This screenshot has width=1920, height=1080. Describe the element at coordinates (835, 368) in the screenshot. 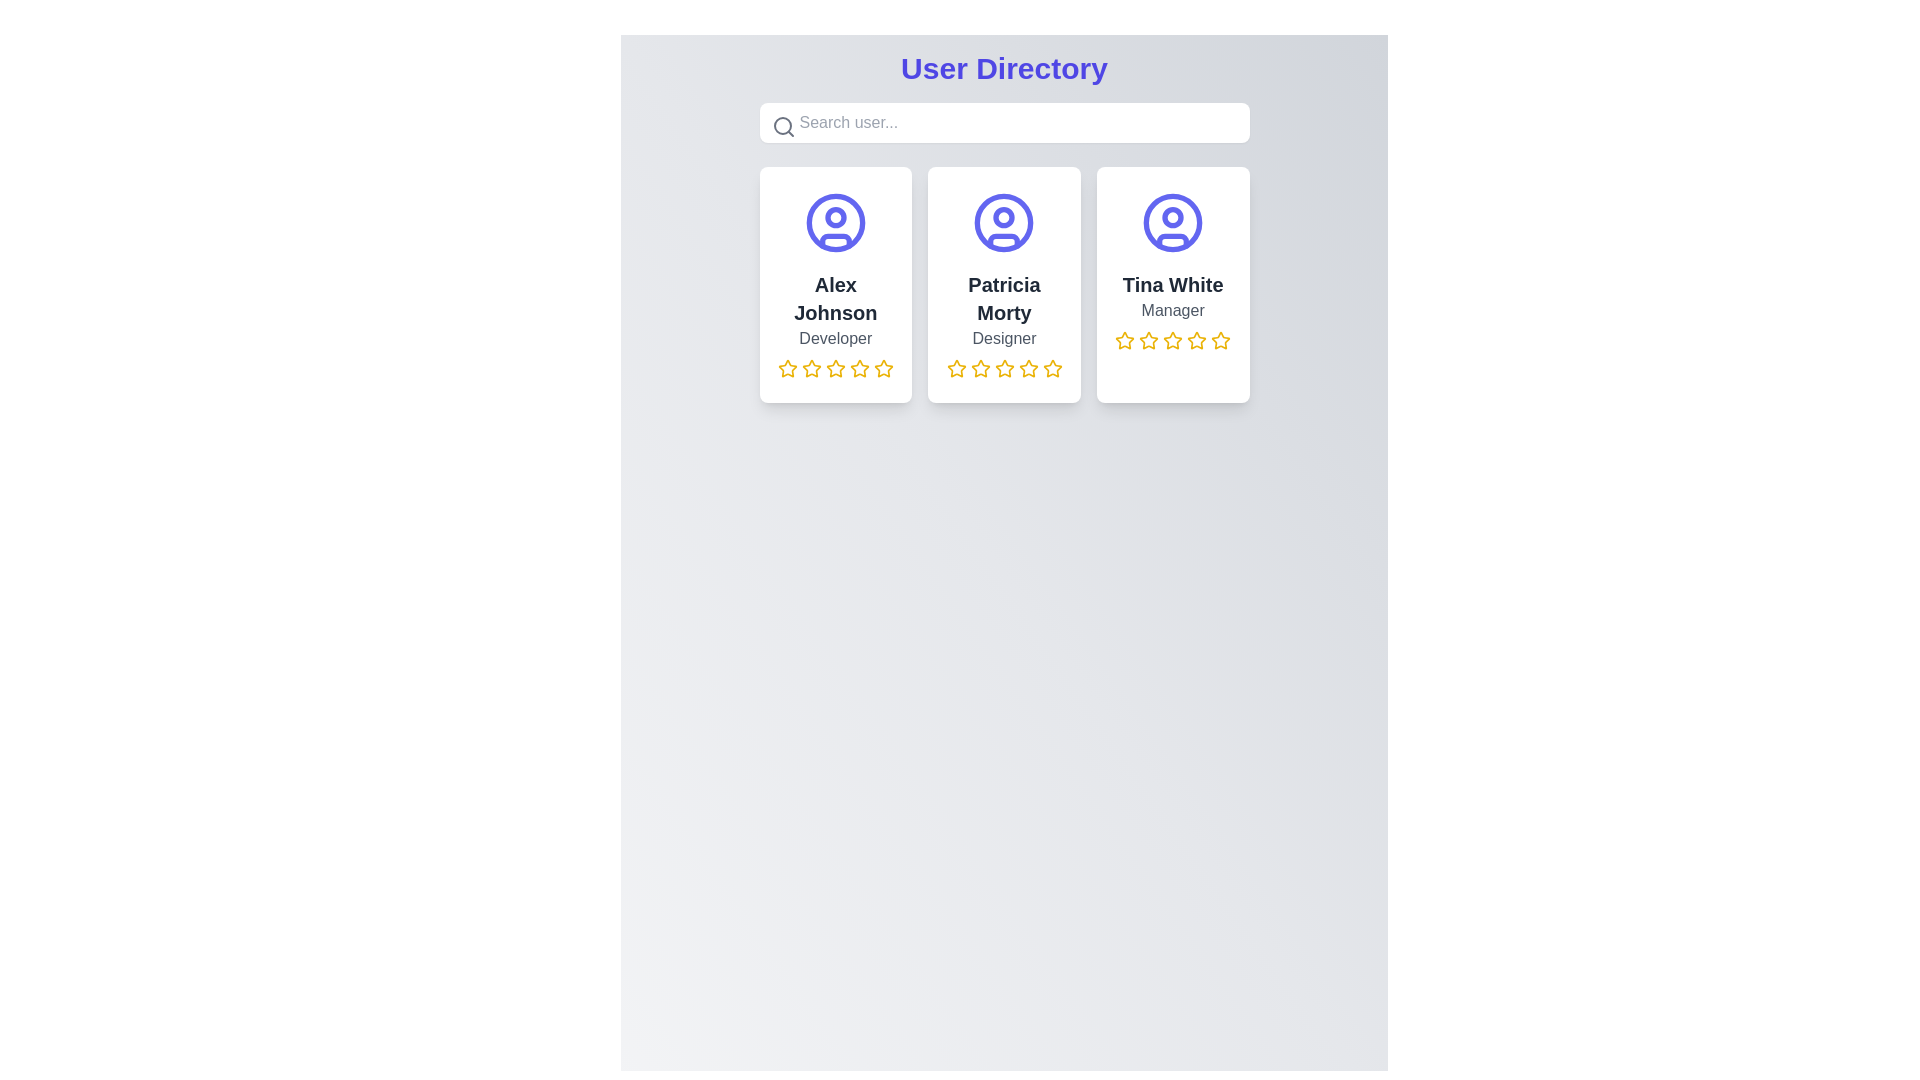

I see `the second star in the 5-star rating component located under the 'Alex Johnson' user profile card` at that location.